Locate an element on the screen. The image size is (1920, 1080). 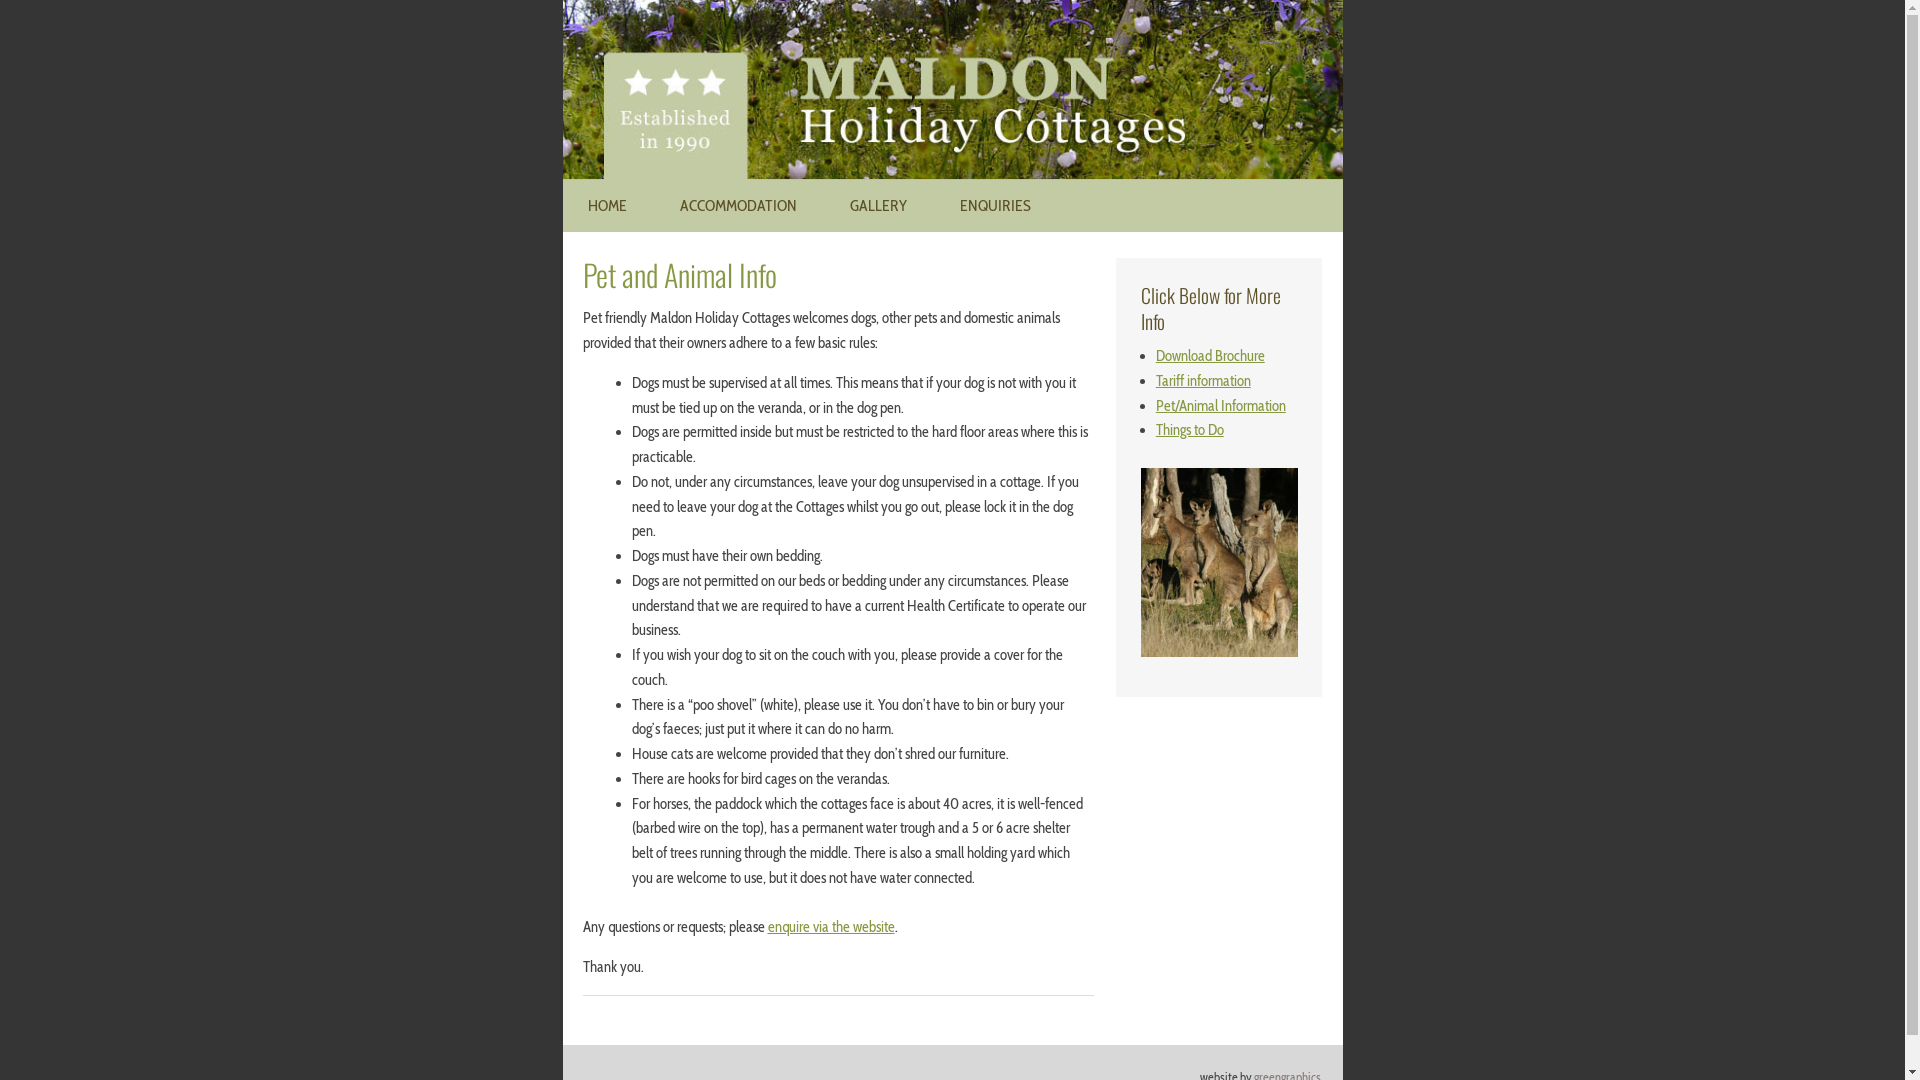
'ACCOMMODATION' is located at coordinates (653, 205).